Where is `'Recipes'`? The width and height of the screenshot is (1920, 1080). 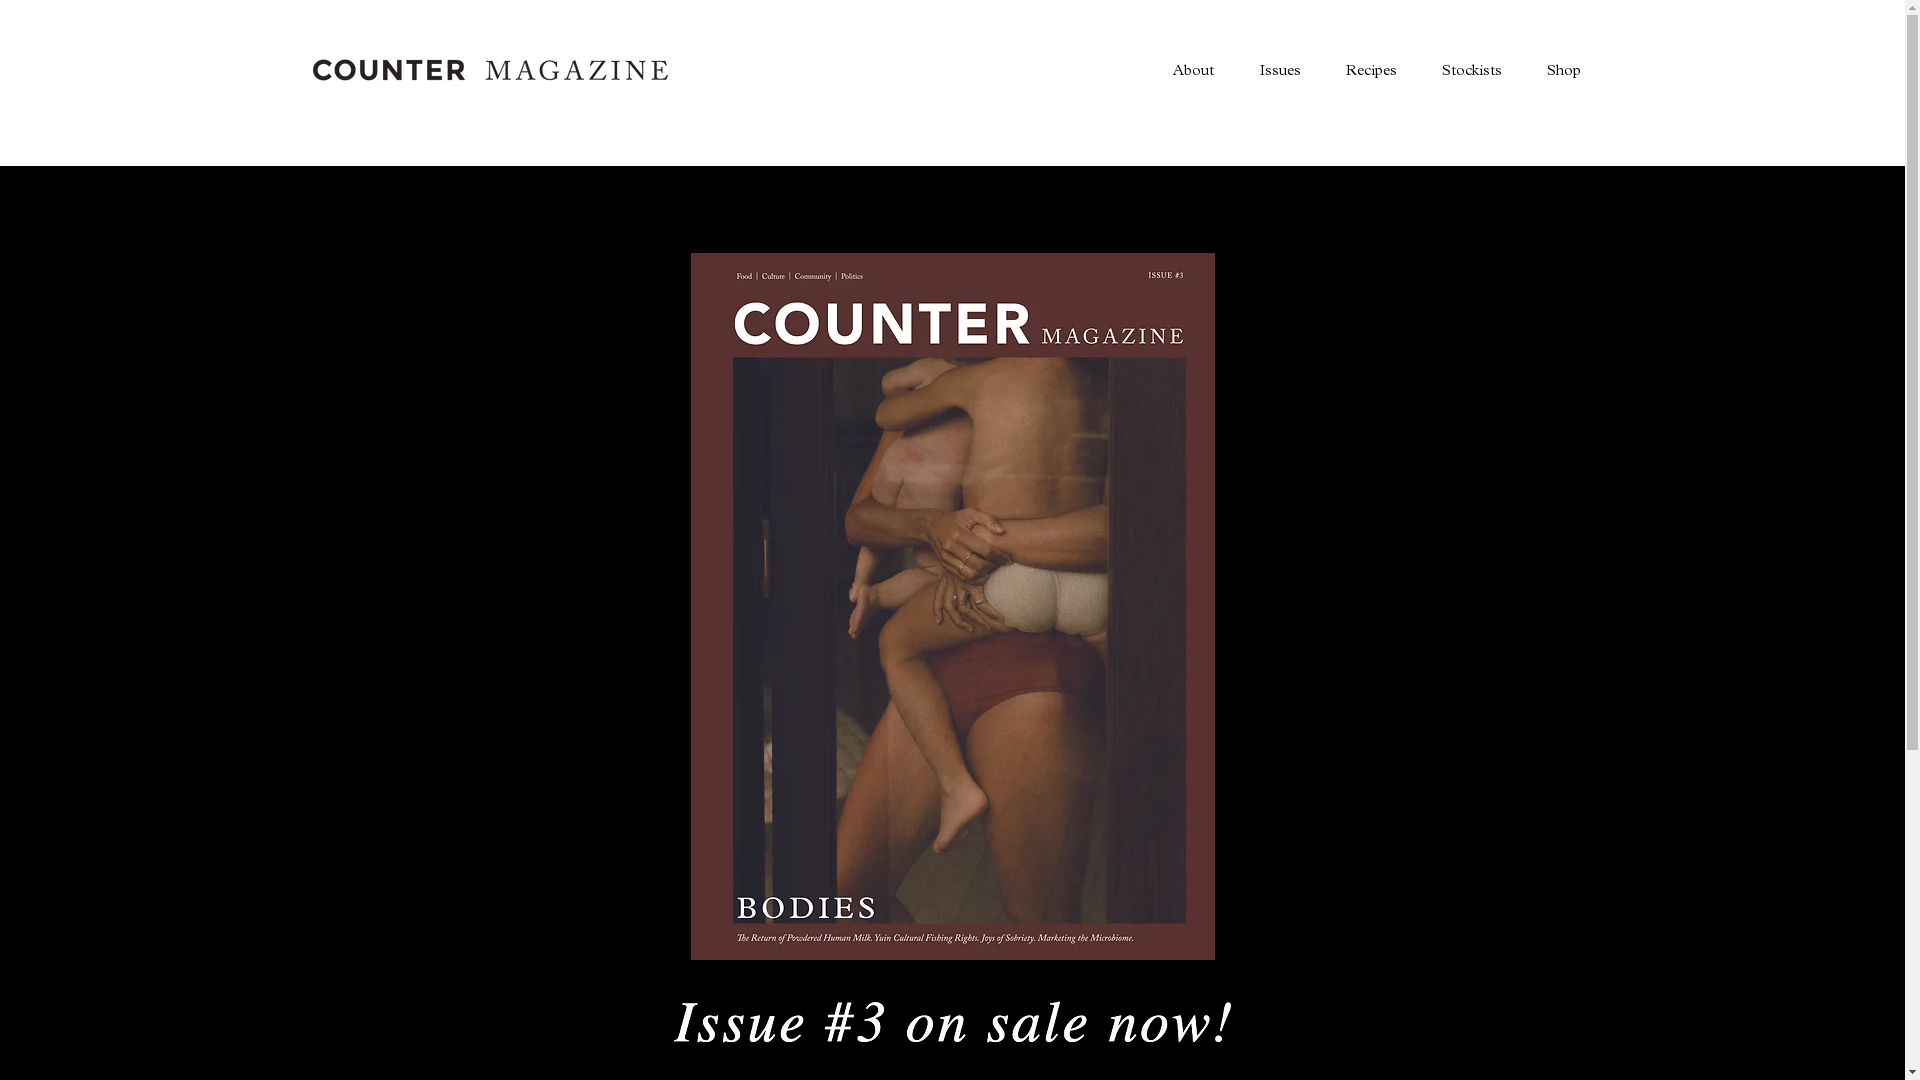
'Recipes' is located at coordinates (1368, 68).